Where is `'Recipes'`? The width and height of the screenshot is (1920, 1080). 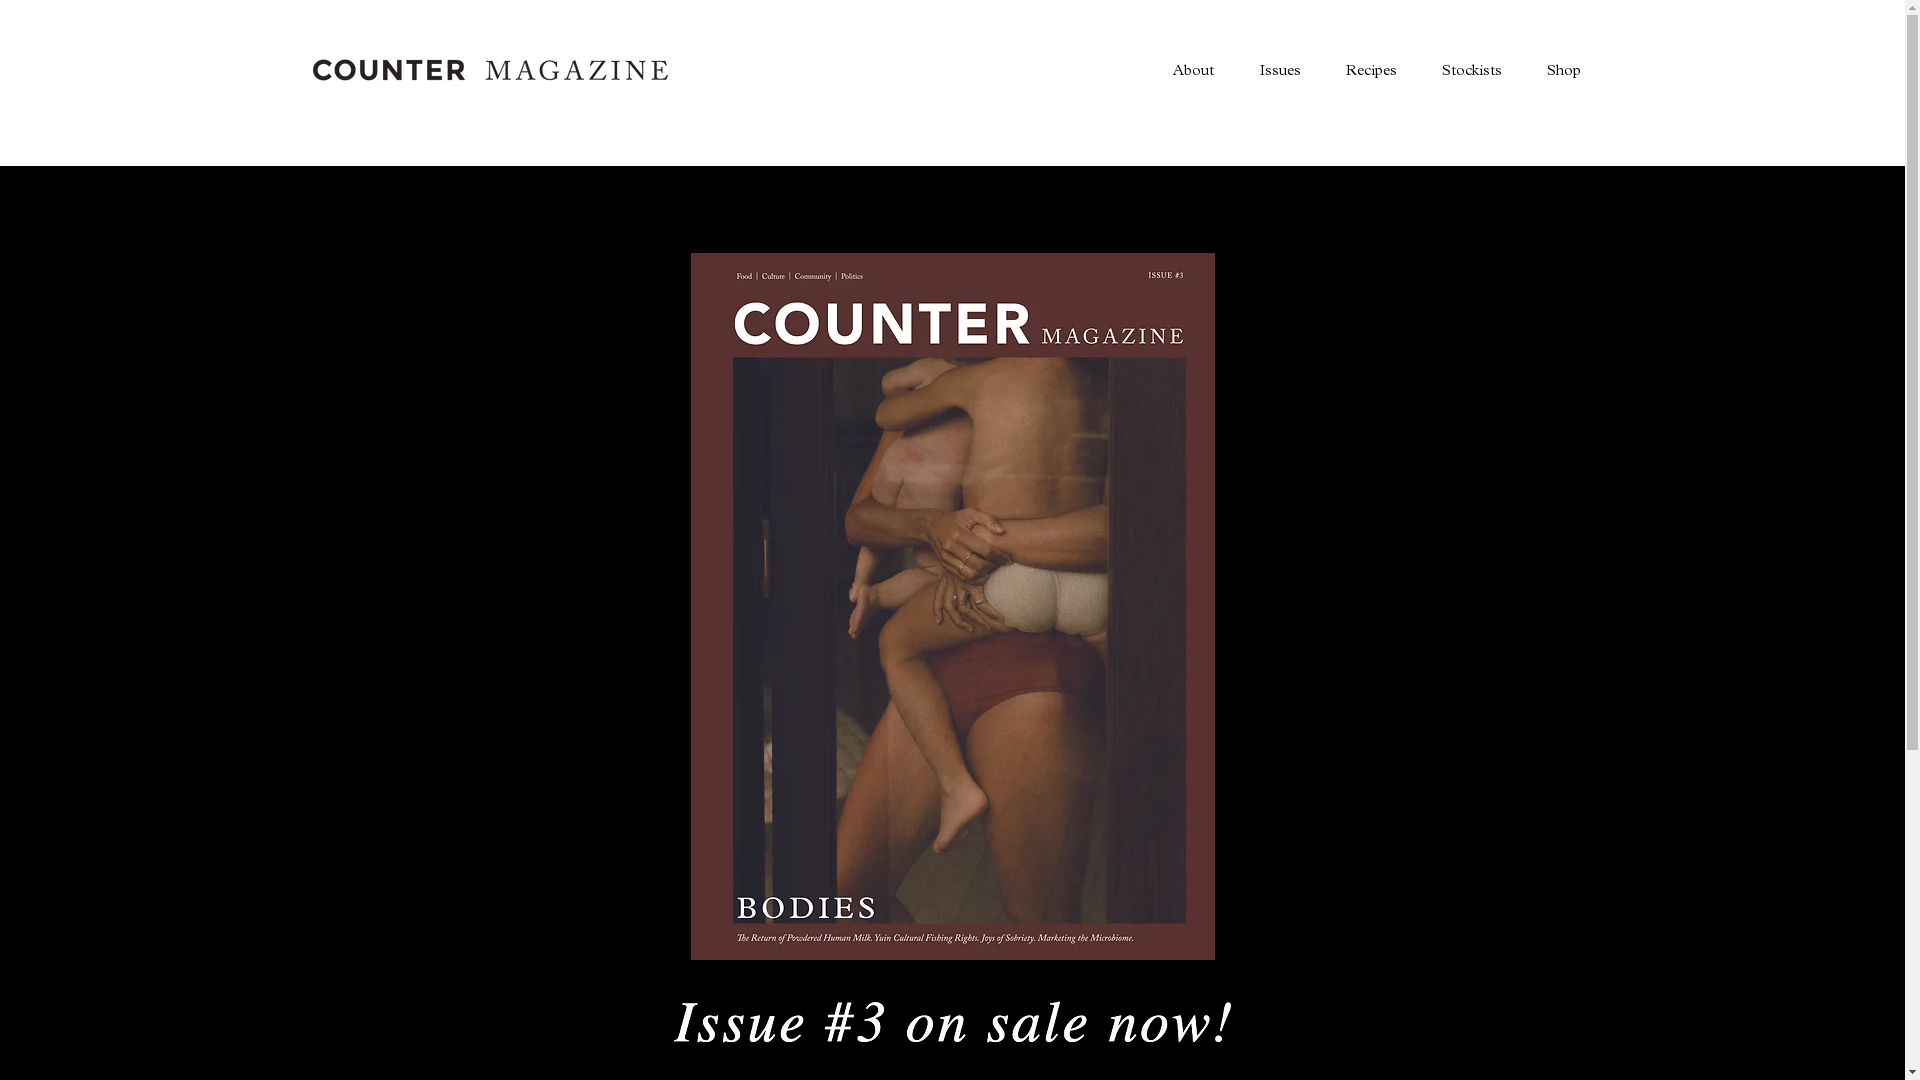
'Recipes' is located at coordinates (1368, 68).